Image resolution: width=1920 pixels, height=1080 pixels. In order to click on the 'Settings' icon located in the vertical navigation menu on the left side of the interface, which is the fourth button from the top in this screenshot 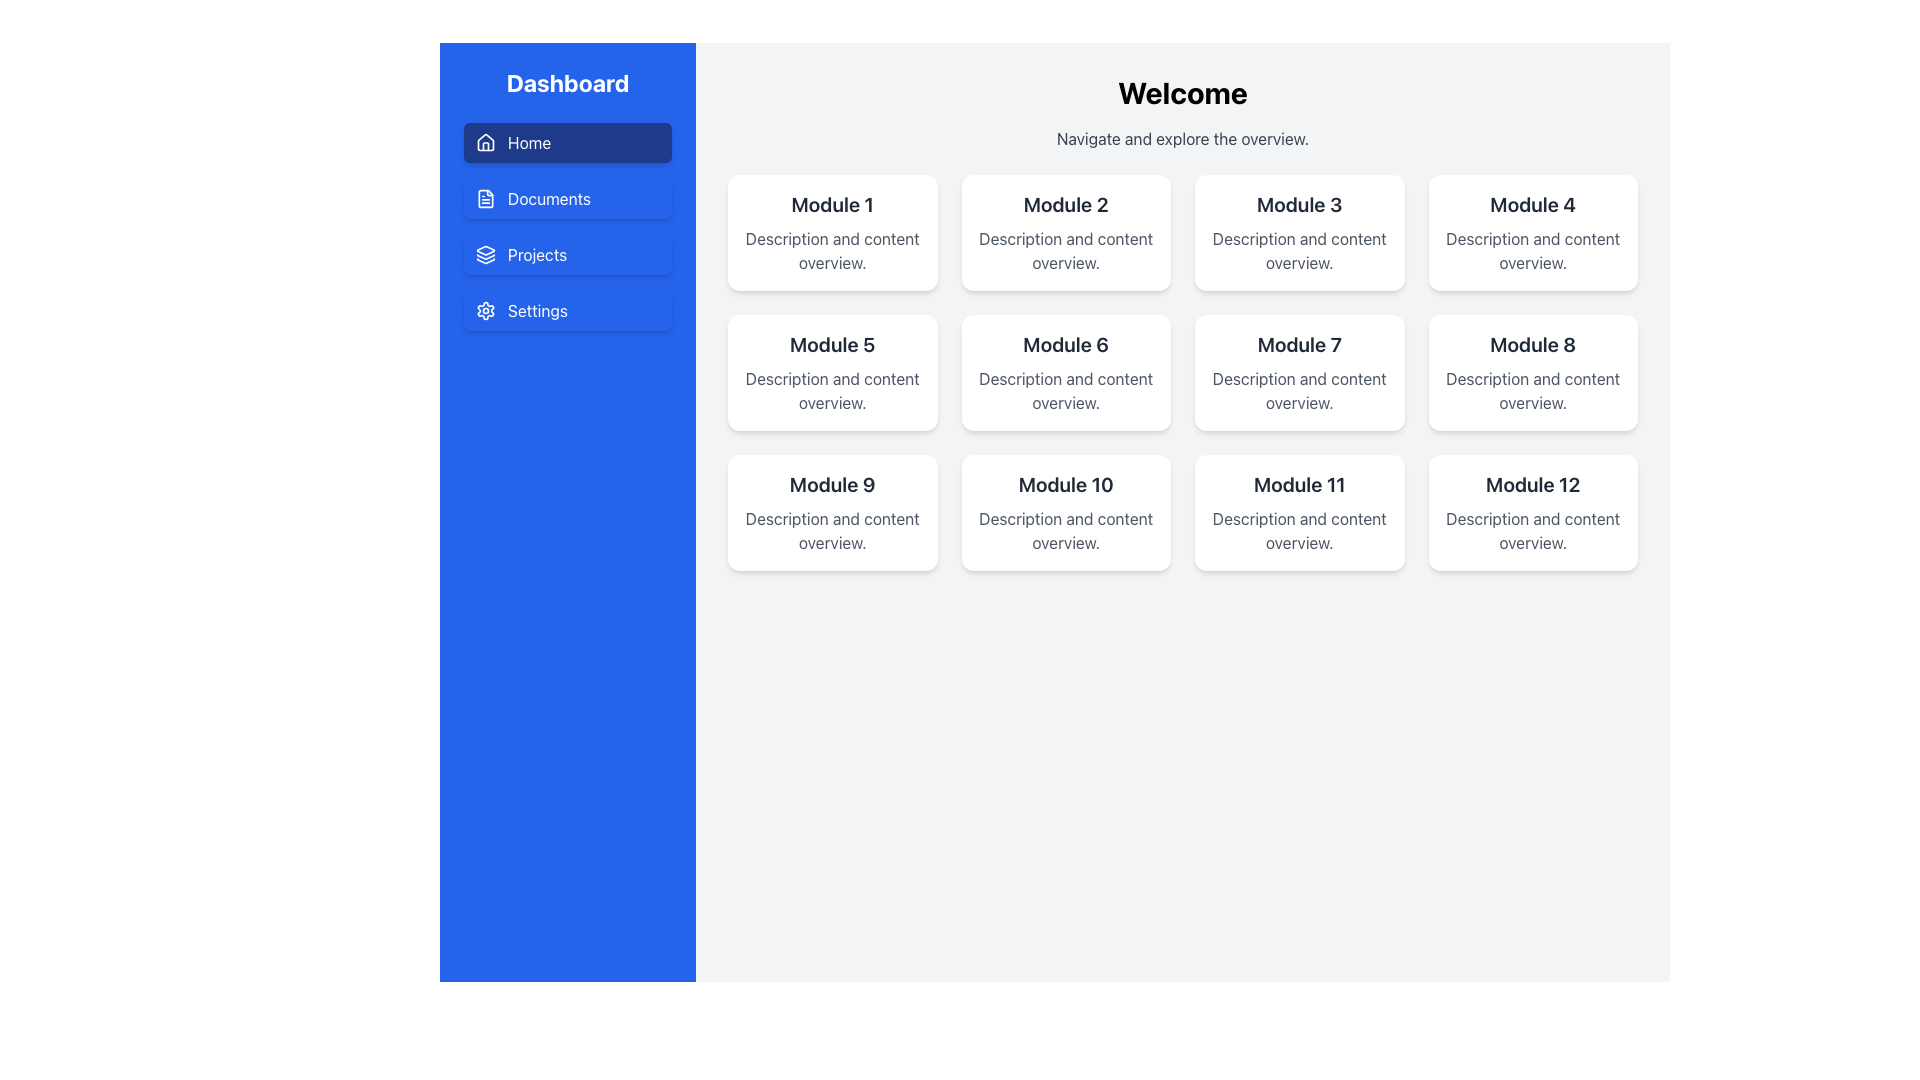, I will do `click(485, 311)`.